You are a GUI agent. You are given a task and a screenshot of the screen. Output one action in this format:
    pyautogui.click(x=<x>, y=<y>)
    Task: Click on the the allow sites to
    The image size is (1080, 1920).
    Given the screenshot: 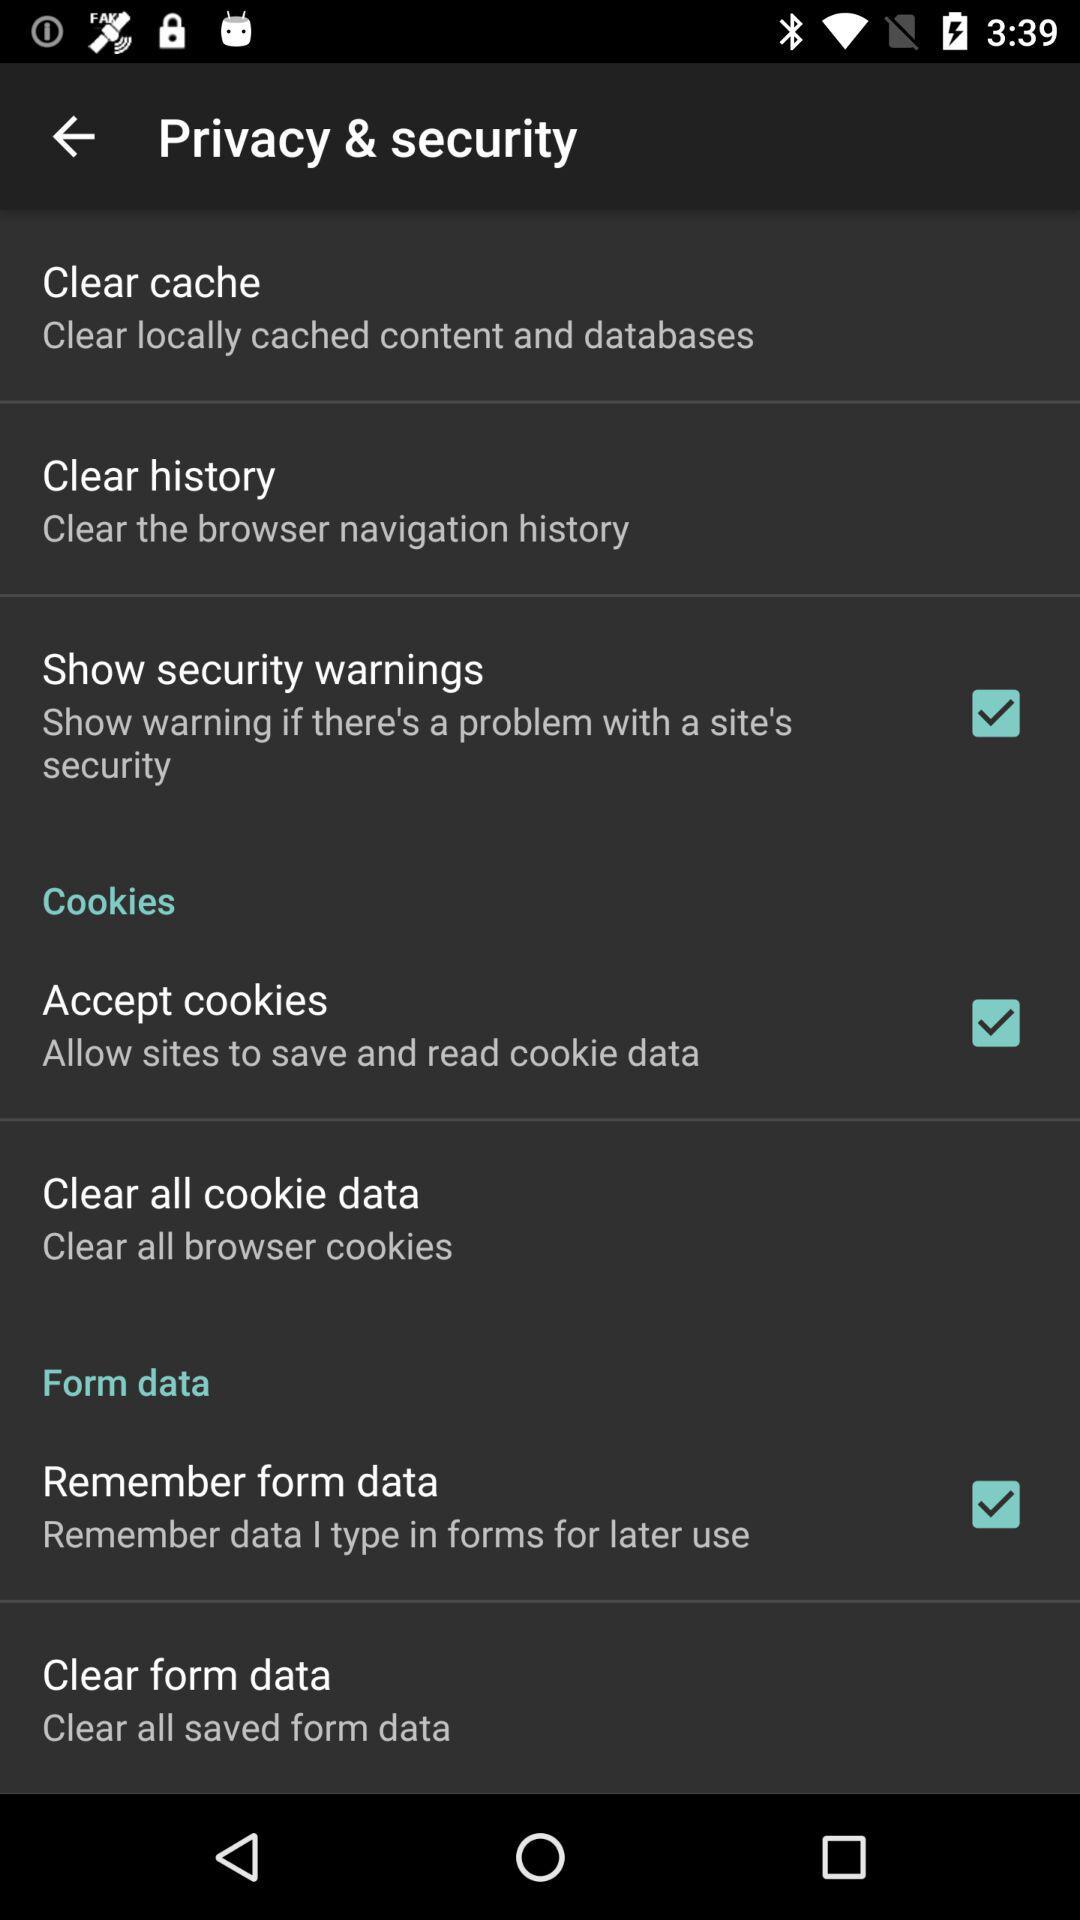 What is the action you would take?
    pyautogui.click(x=371, y=1050)
    